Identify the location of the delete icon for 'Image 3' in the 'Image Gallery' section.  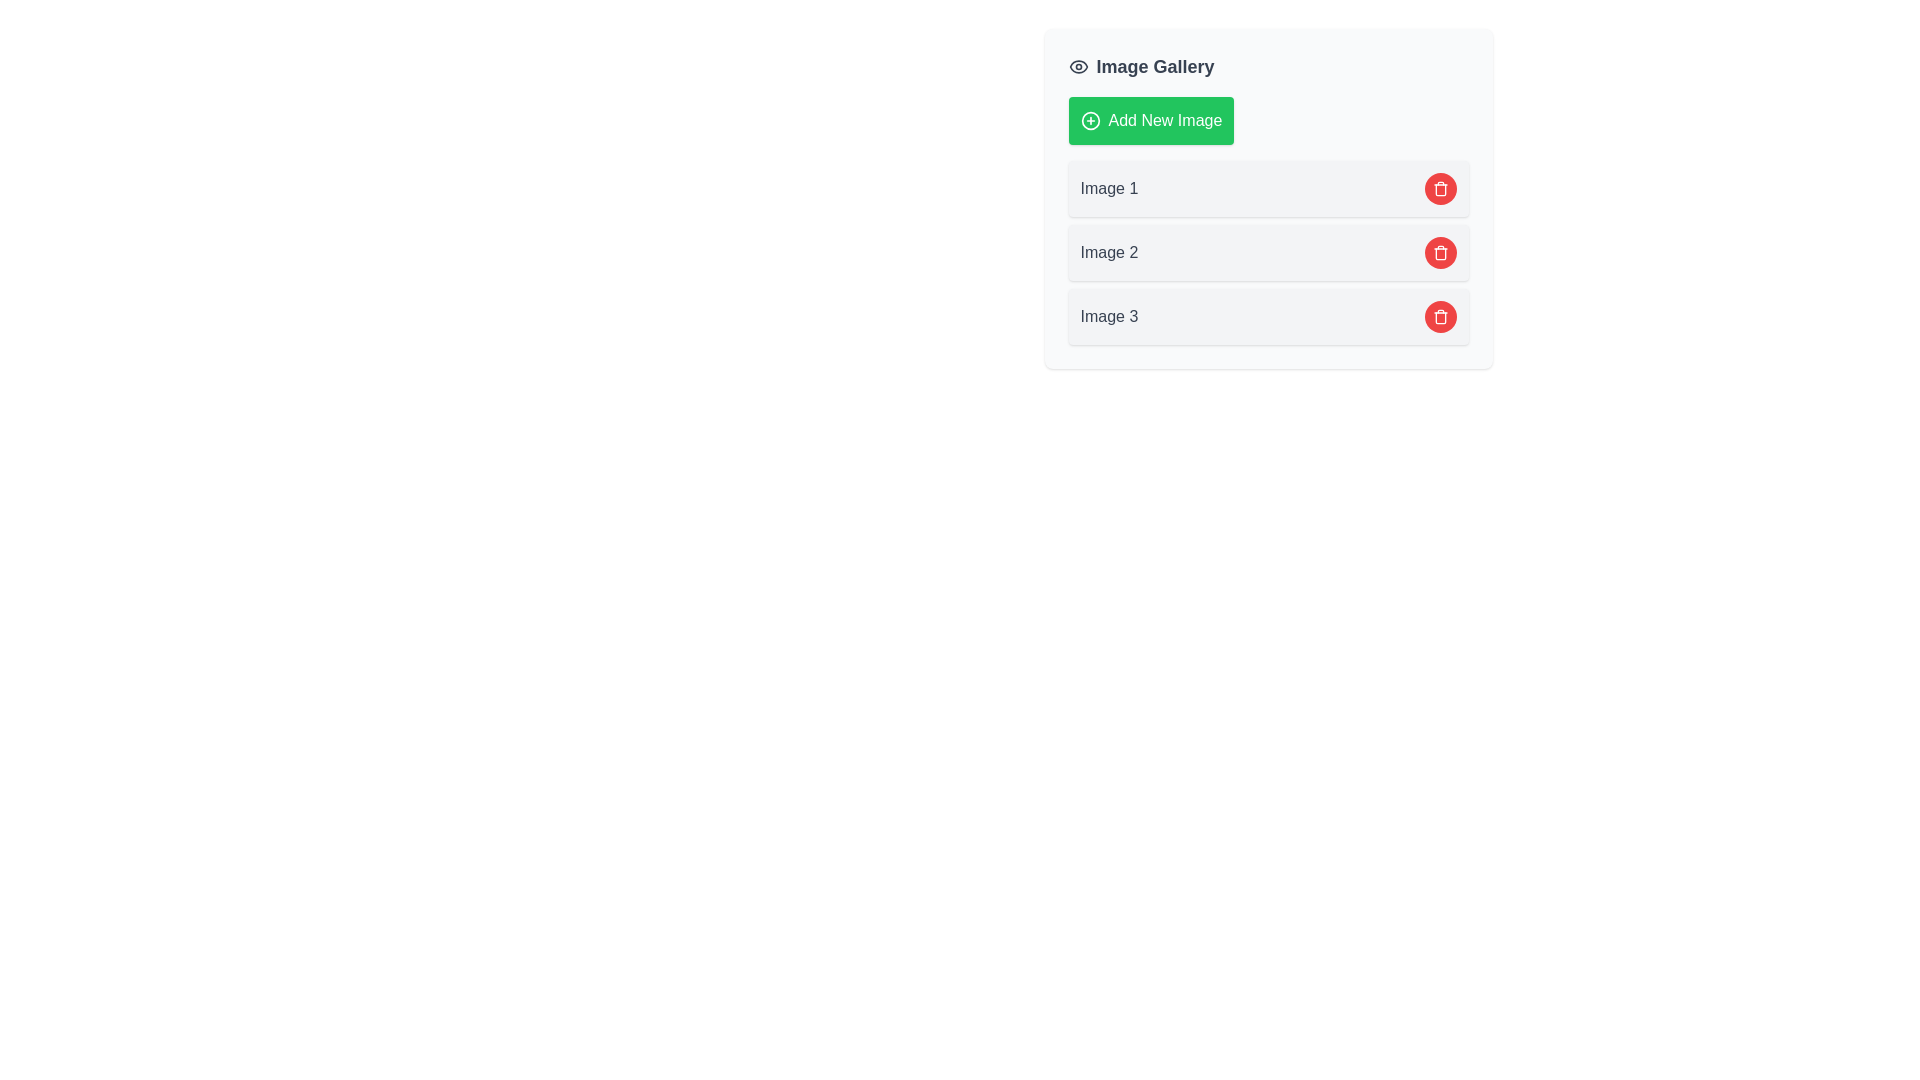
(1440, 252).